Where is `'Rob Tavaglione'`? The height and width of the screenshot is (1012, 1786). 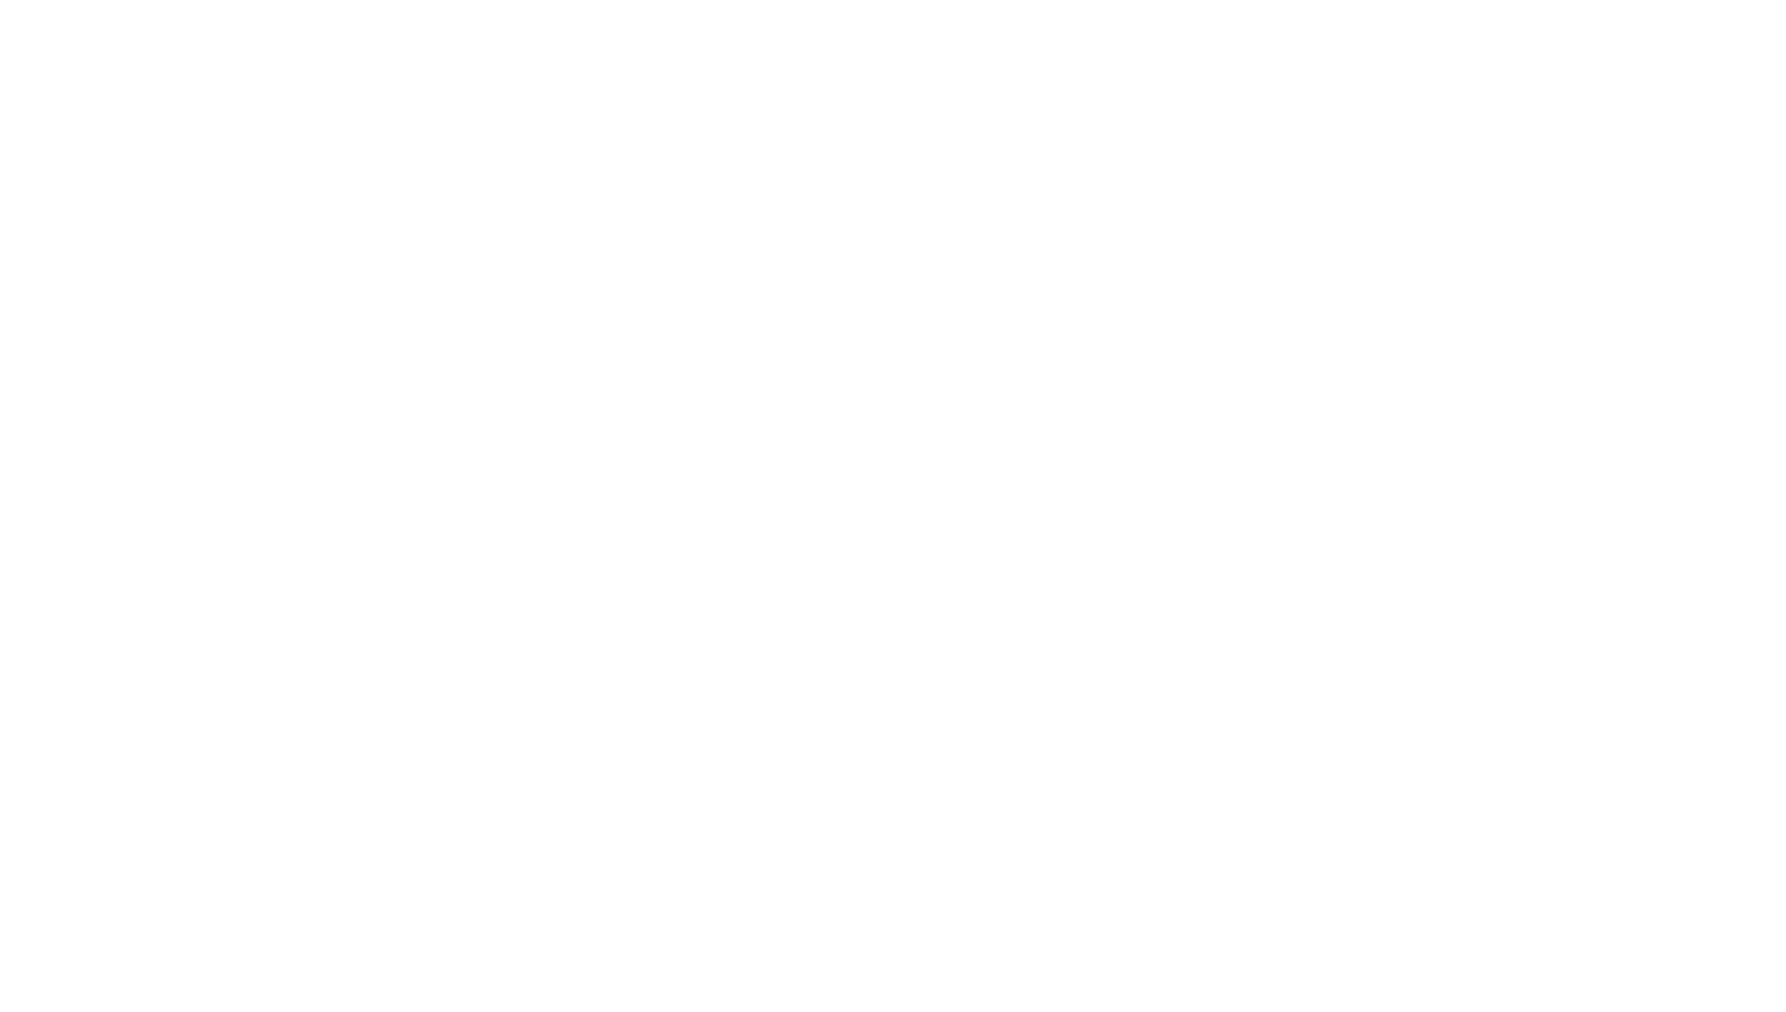 'Rob Tavaglione' is located at coordinates (610, 861).